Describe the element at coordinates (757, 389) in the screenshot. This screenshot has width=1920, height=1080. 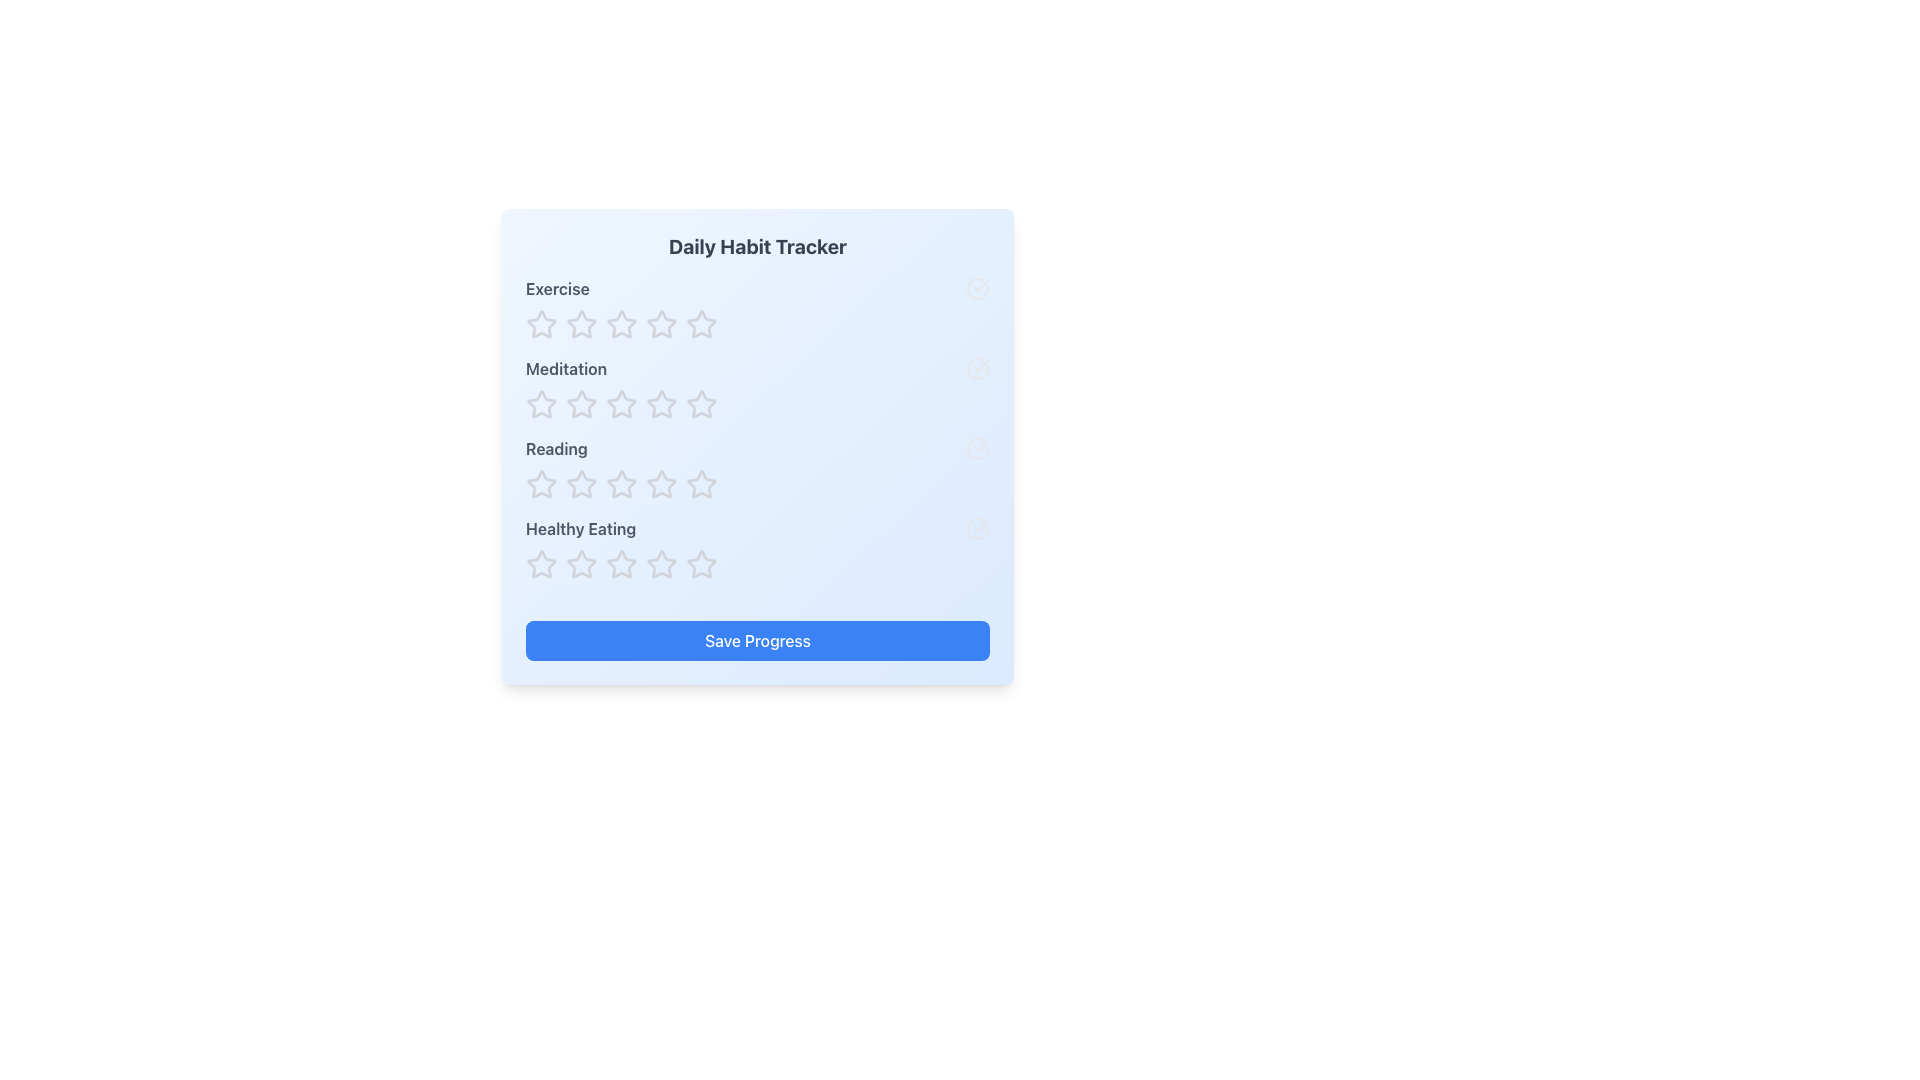
I see `across the stars in the 'Meditation' habit category` at that location.